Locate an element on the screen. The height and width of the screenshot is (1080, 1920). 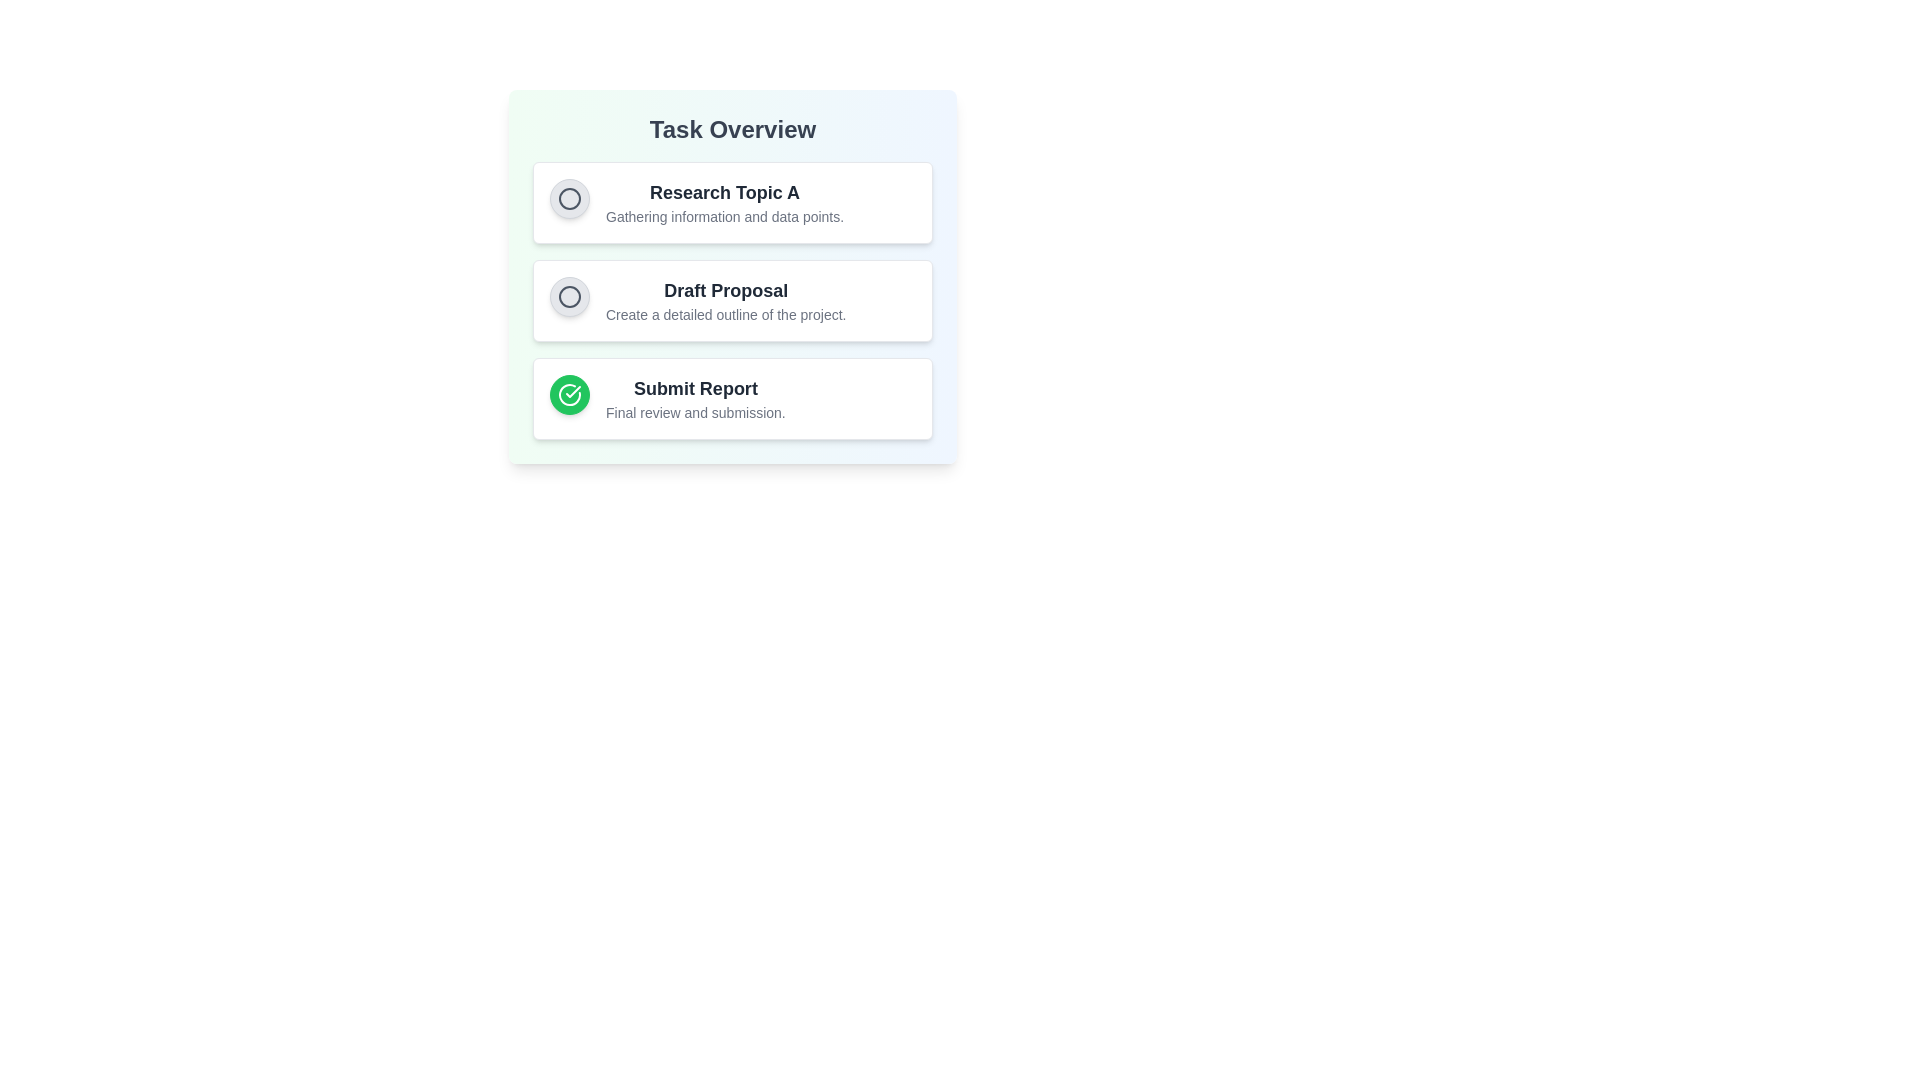
heading 'Research Topic A' and the description 'Gathering information and data points.' from the text block in the first card under 'Task Overview.' is located at coordinates (723, 203).